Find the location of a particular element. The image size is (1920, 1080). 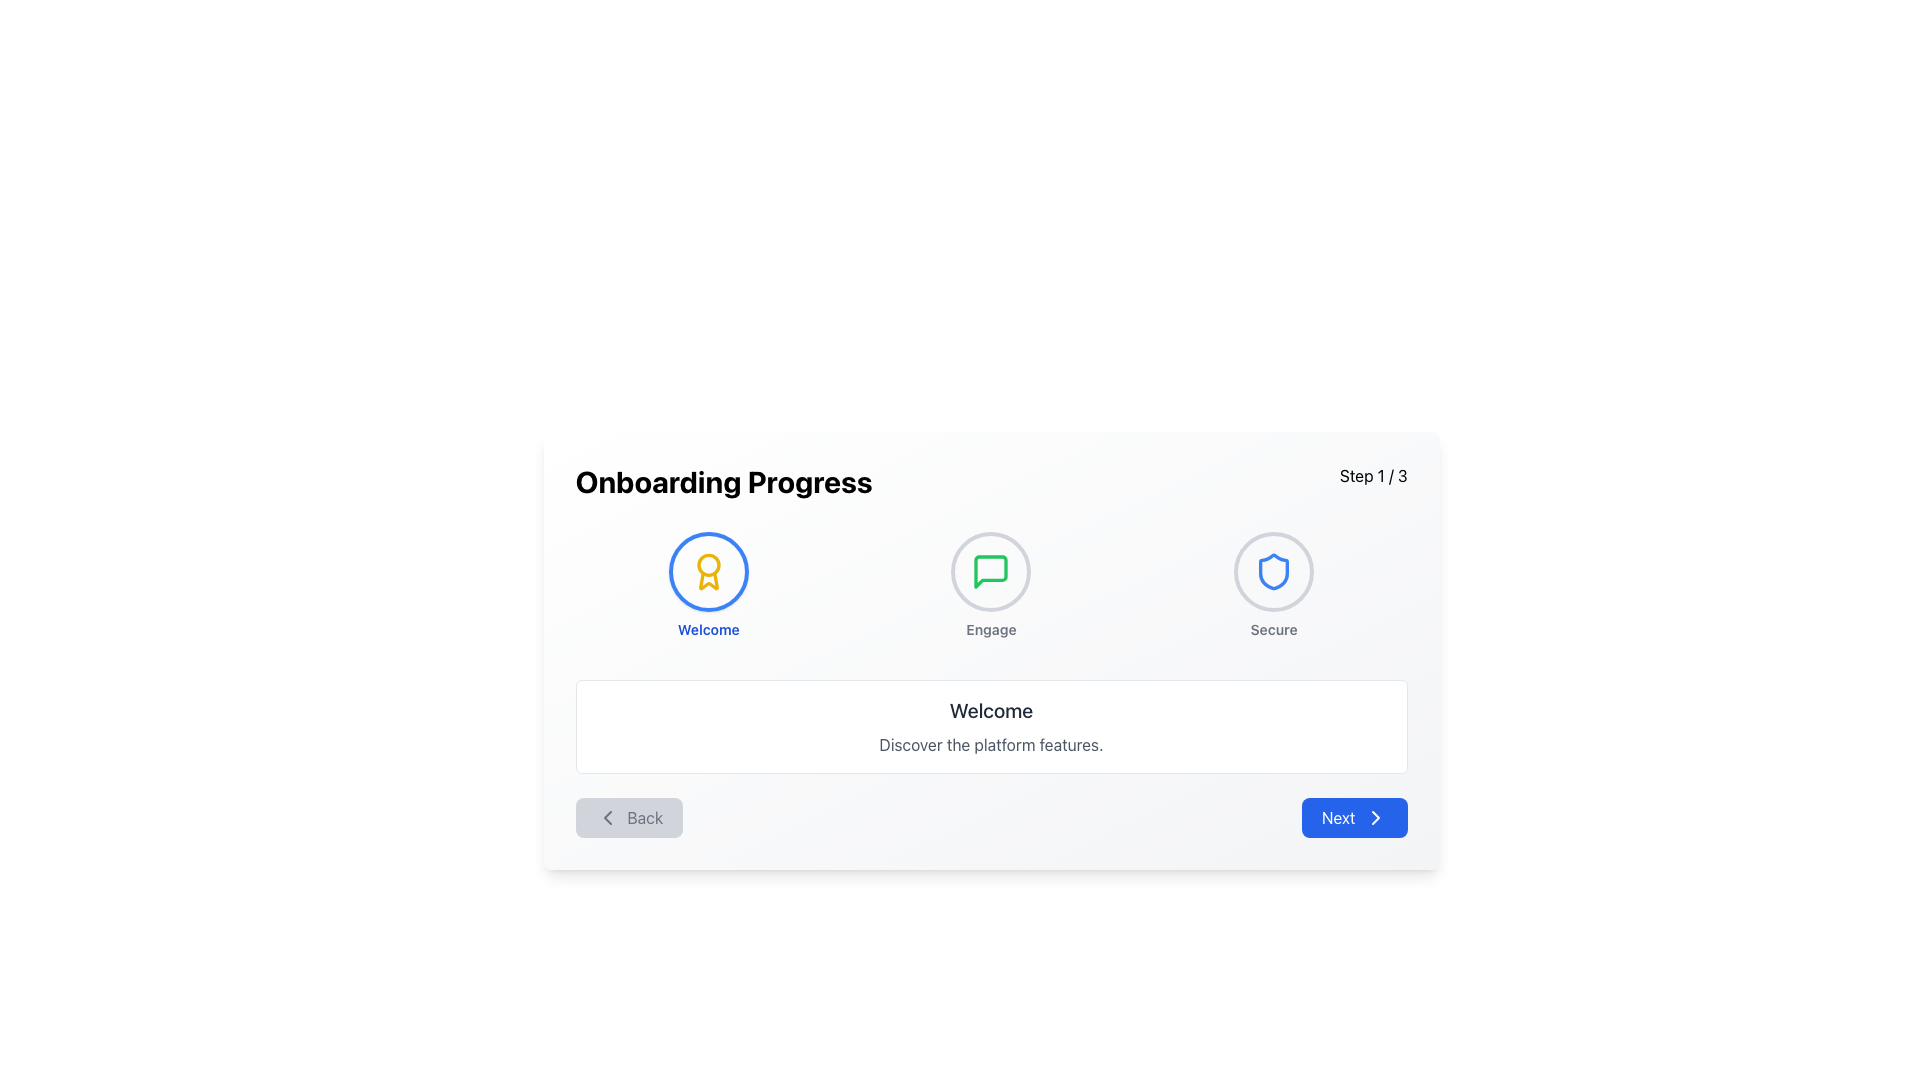

the decorative achievement graphic component in the 'Welcome' section of the onboarding process, which is part of the award icon within the 'Onboarding Progress' interface is located at coordinates (708, 581).